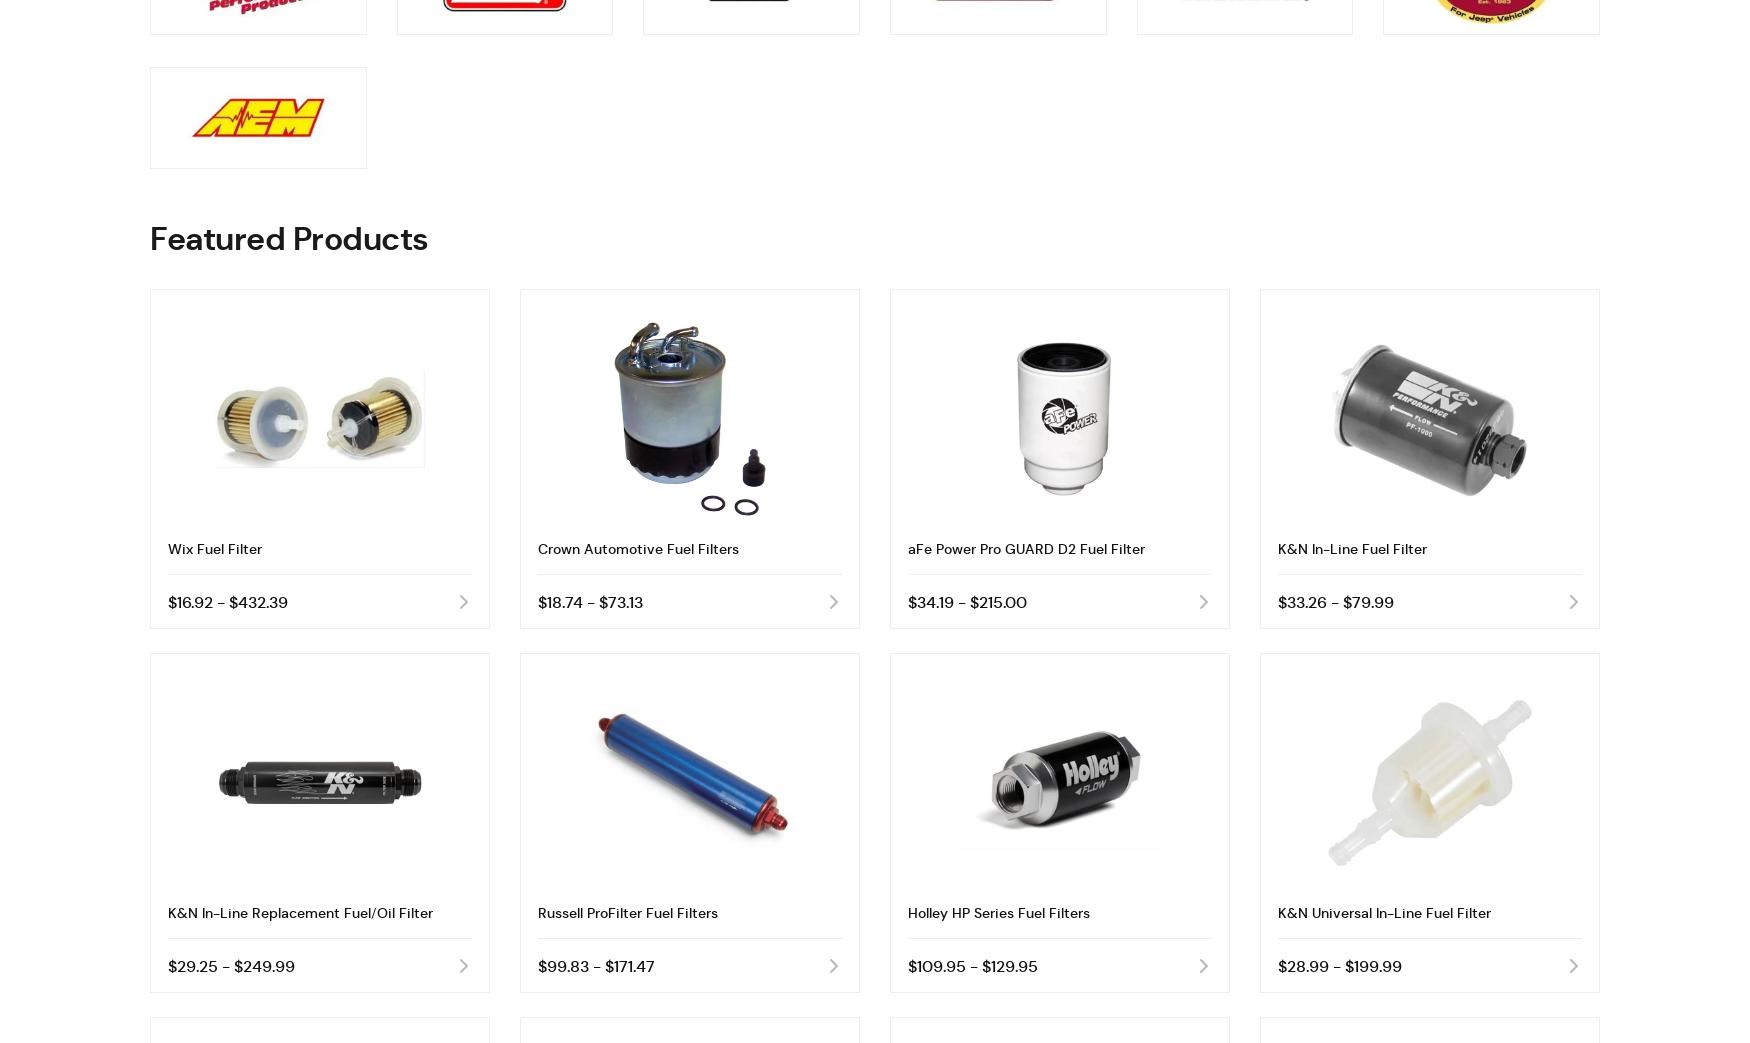 This screenshot has height=1043, width=1750. Describe the element at coordinates (621, 601) in the screenshot. I see `'$73.13'` at that location.